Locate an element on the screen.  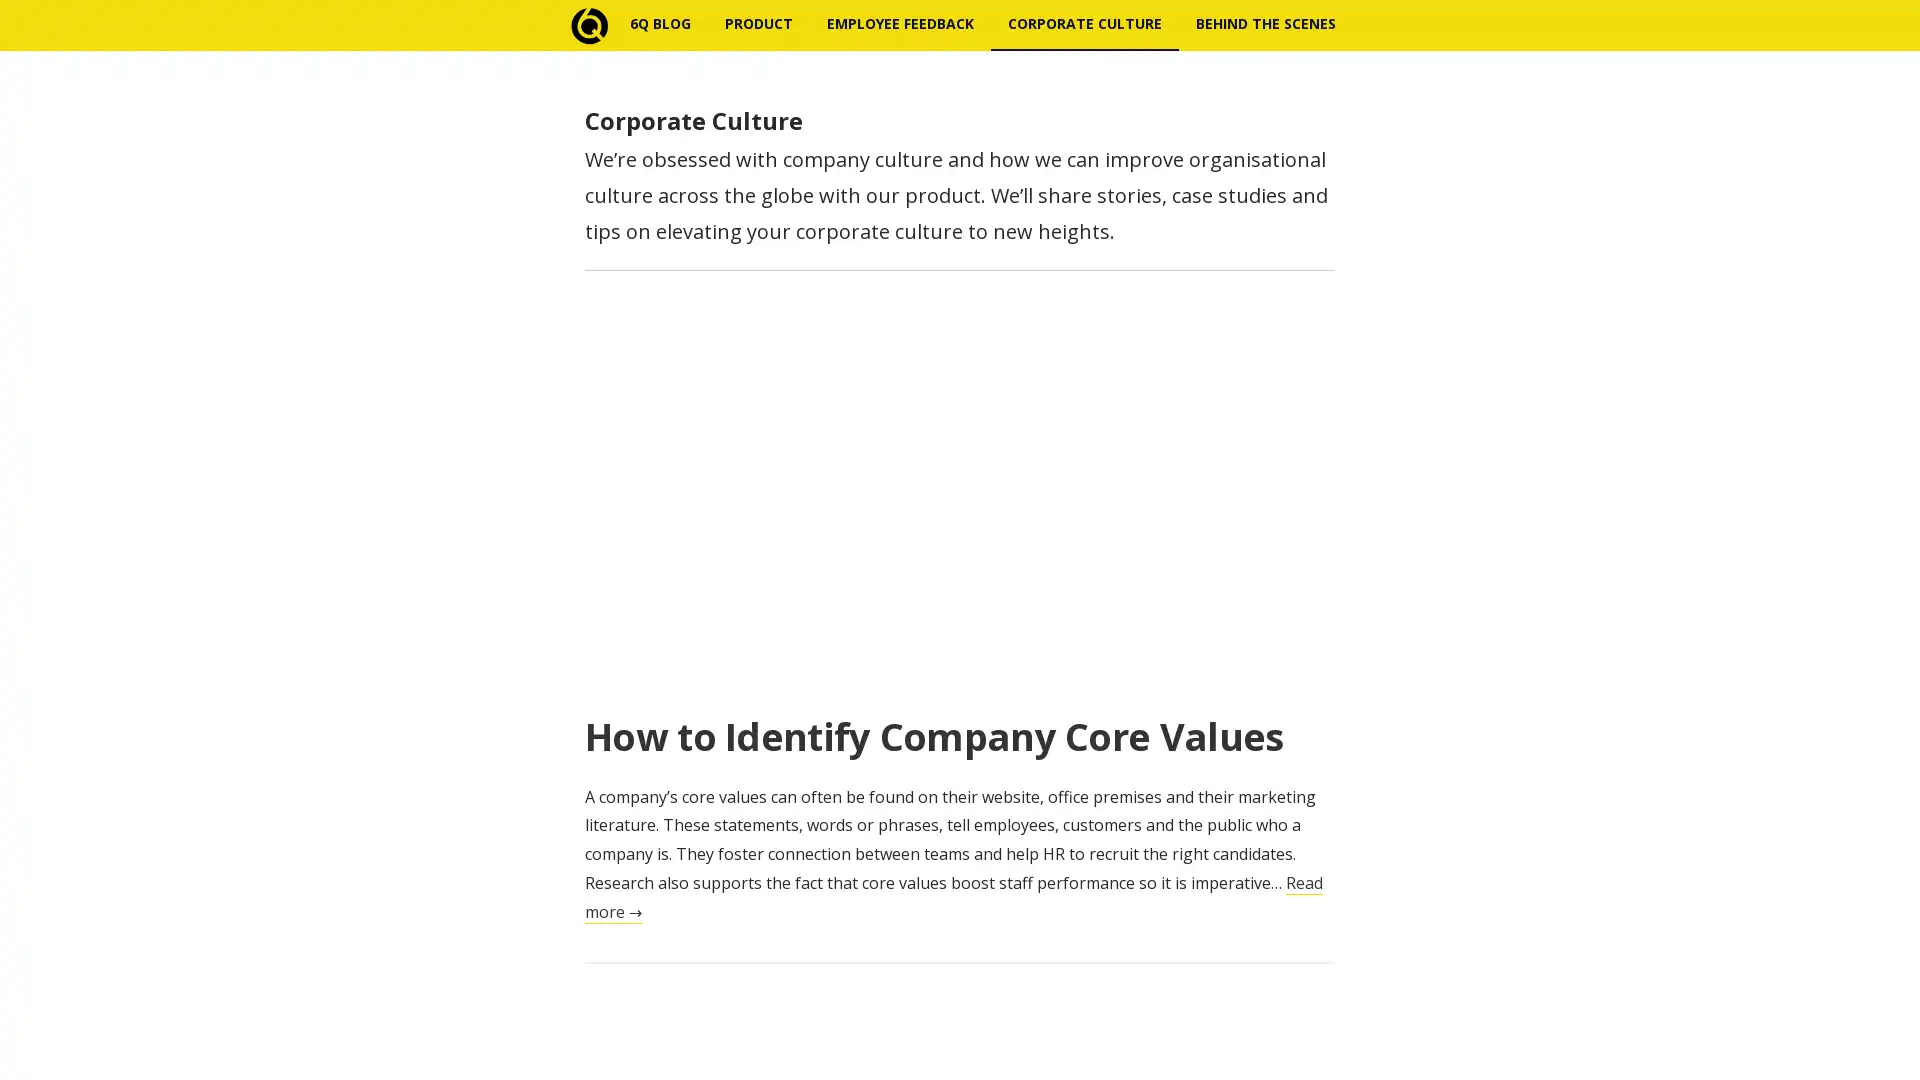
Subscribe is located at coordinates (1180, 1051).